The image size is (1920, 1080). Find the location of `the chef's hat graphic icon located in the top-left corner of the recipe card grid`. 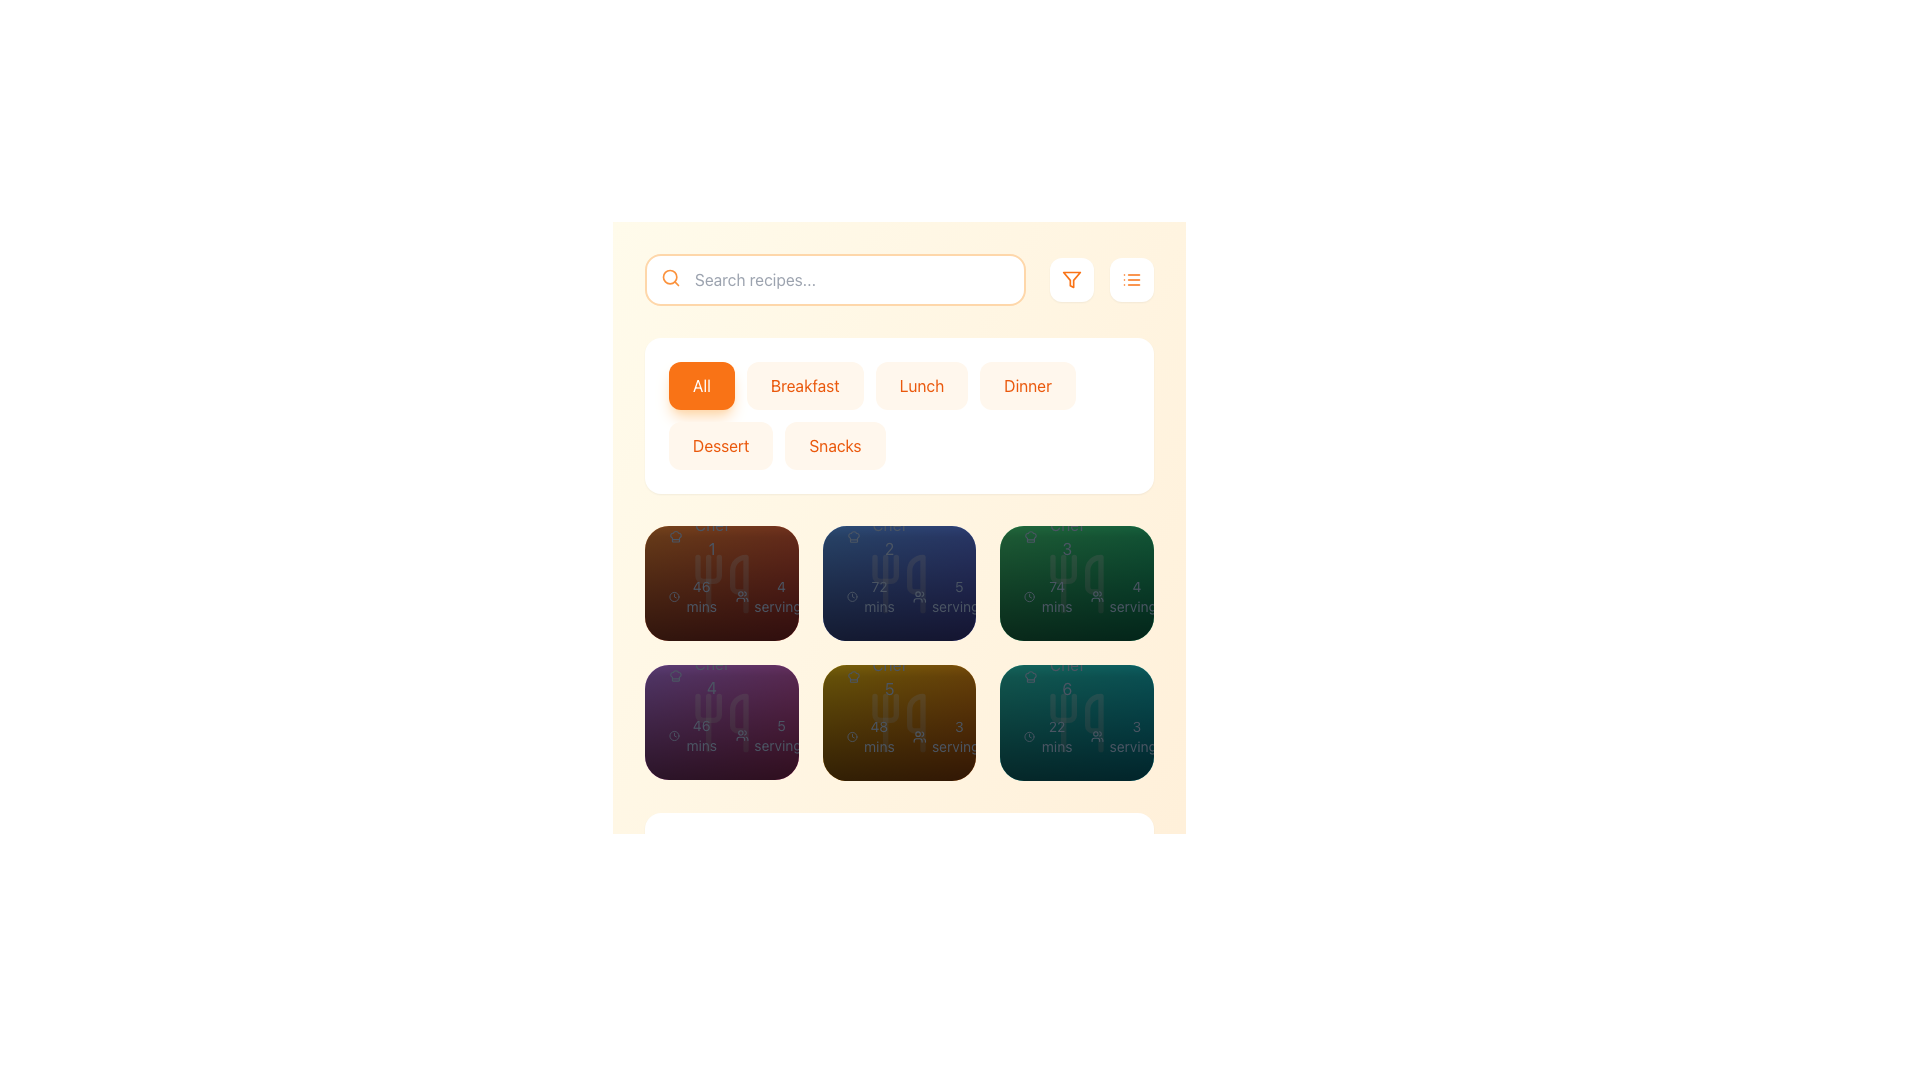

the chef's hat graphic icon located in the top-left corner of the recipe card grid is located at coordinates (676, 536).